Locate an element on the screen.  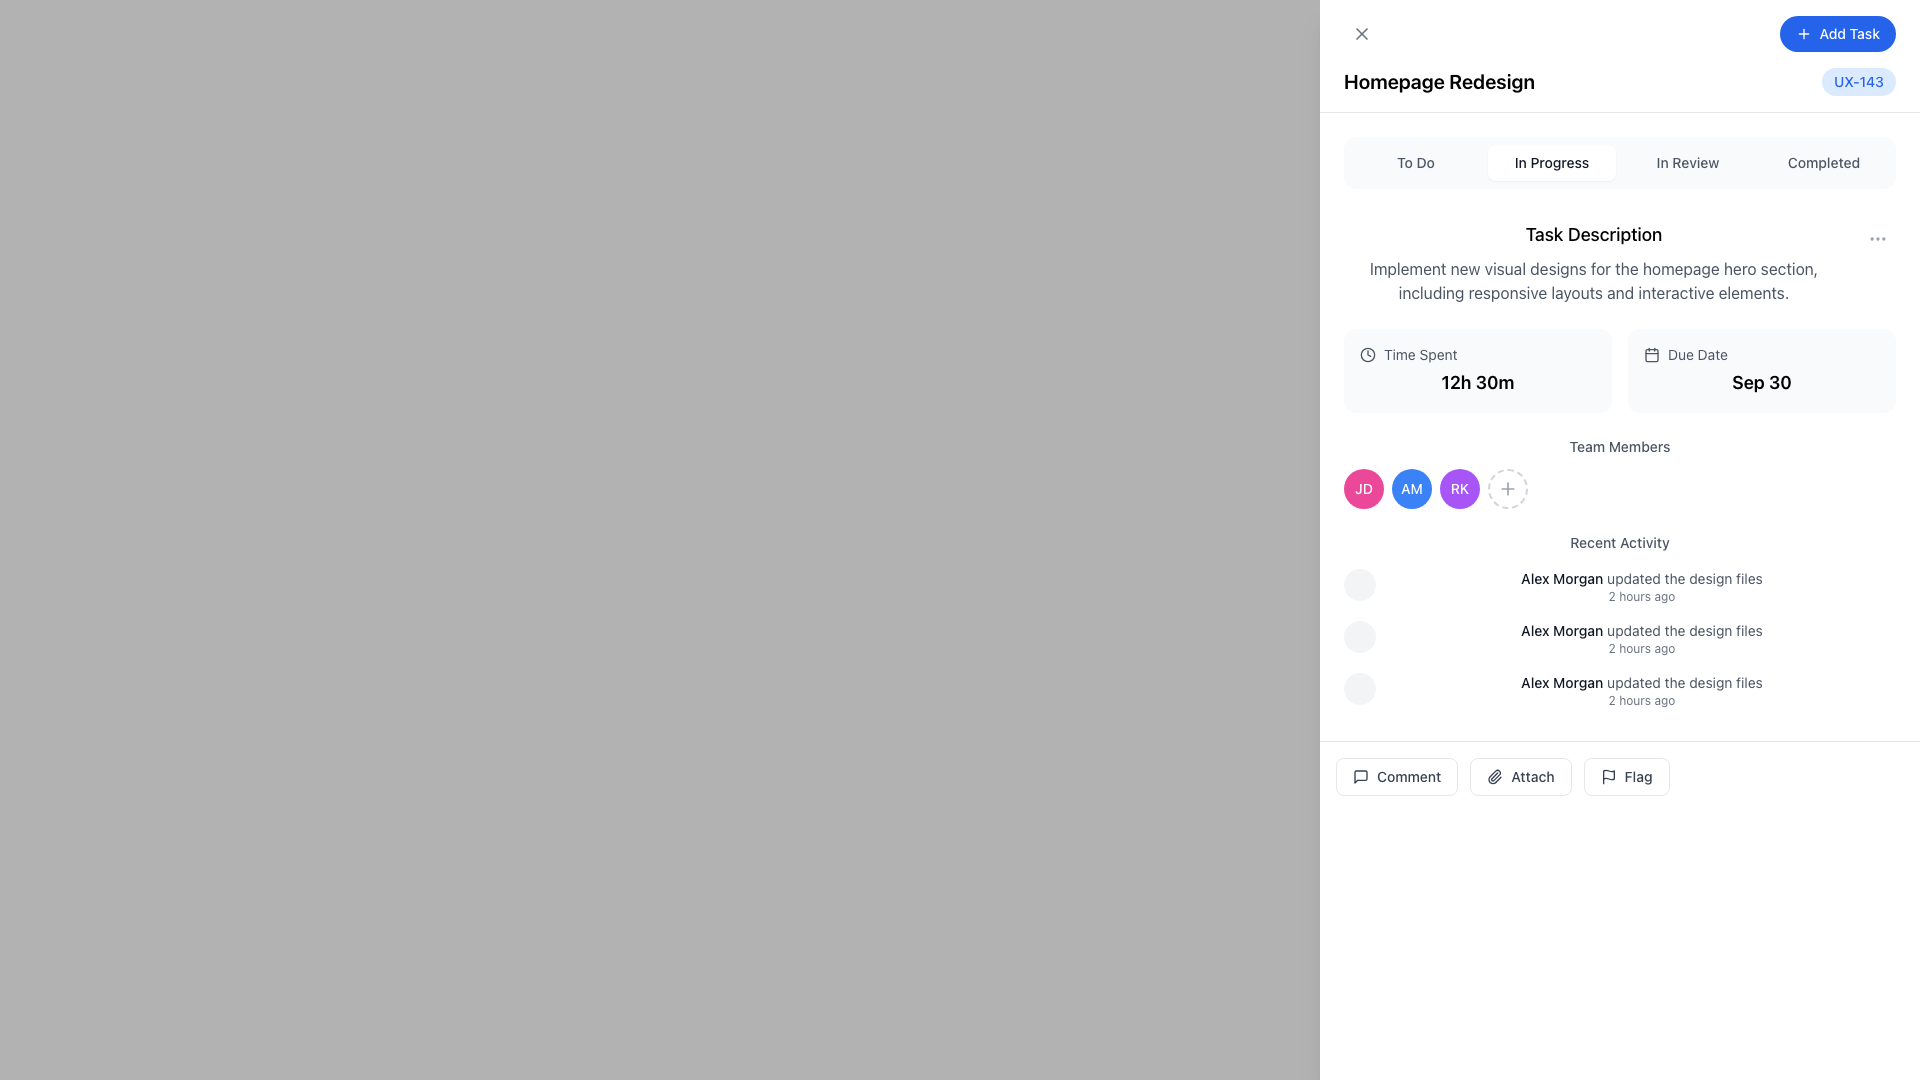
the small plus icon located within the blue 'Add Task' button positioned in the top-right section of the interface is located at coordinates (1803, 34).